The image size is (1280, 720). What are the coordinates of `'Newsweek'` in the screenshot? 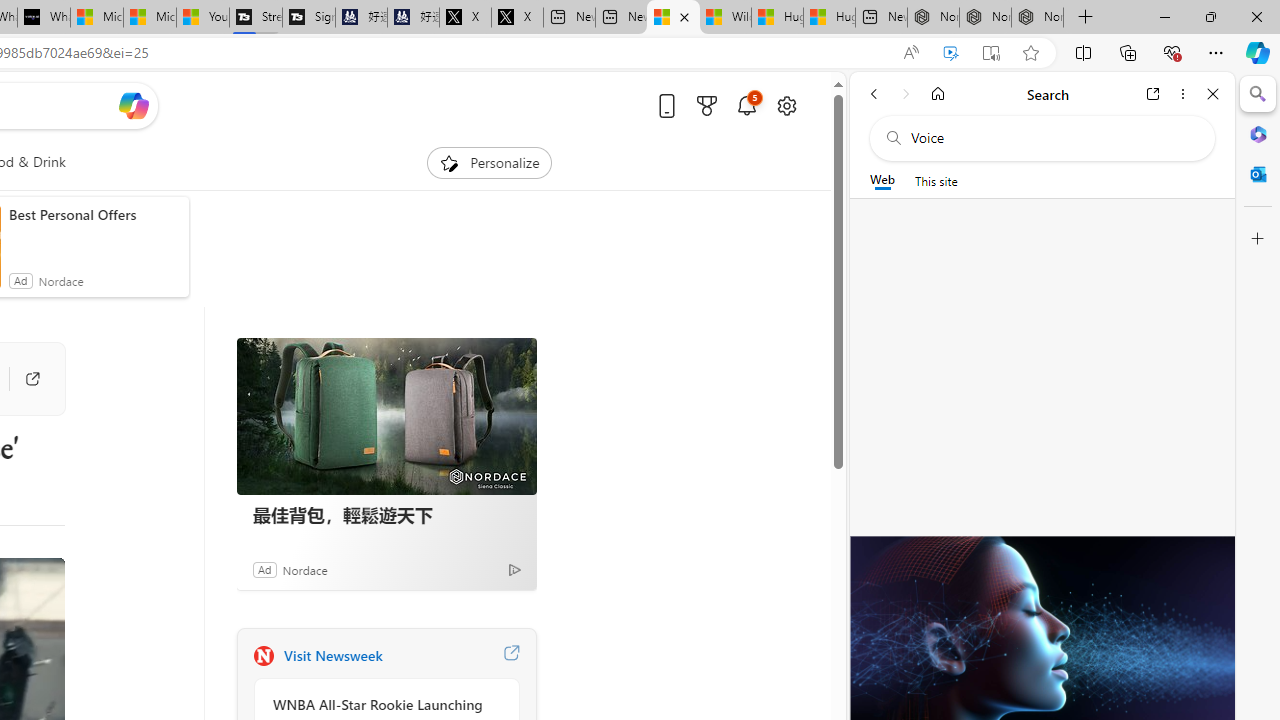 It's located at (262, 655).